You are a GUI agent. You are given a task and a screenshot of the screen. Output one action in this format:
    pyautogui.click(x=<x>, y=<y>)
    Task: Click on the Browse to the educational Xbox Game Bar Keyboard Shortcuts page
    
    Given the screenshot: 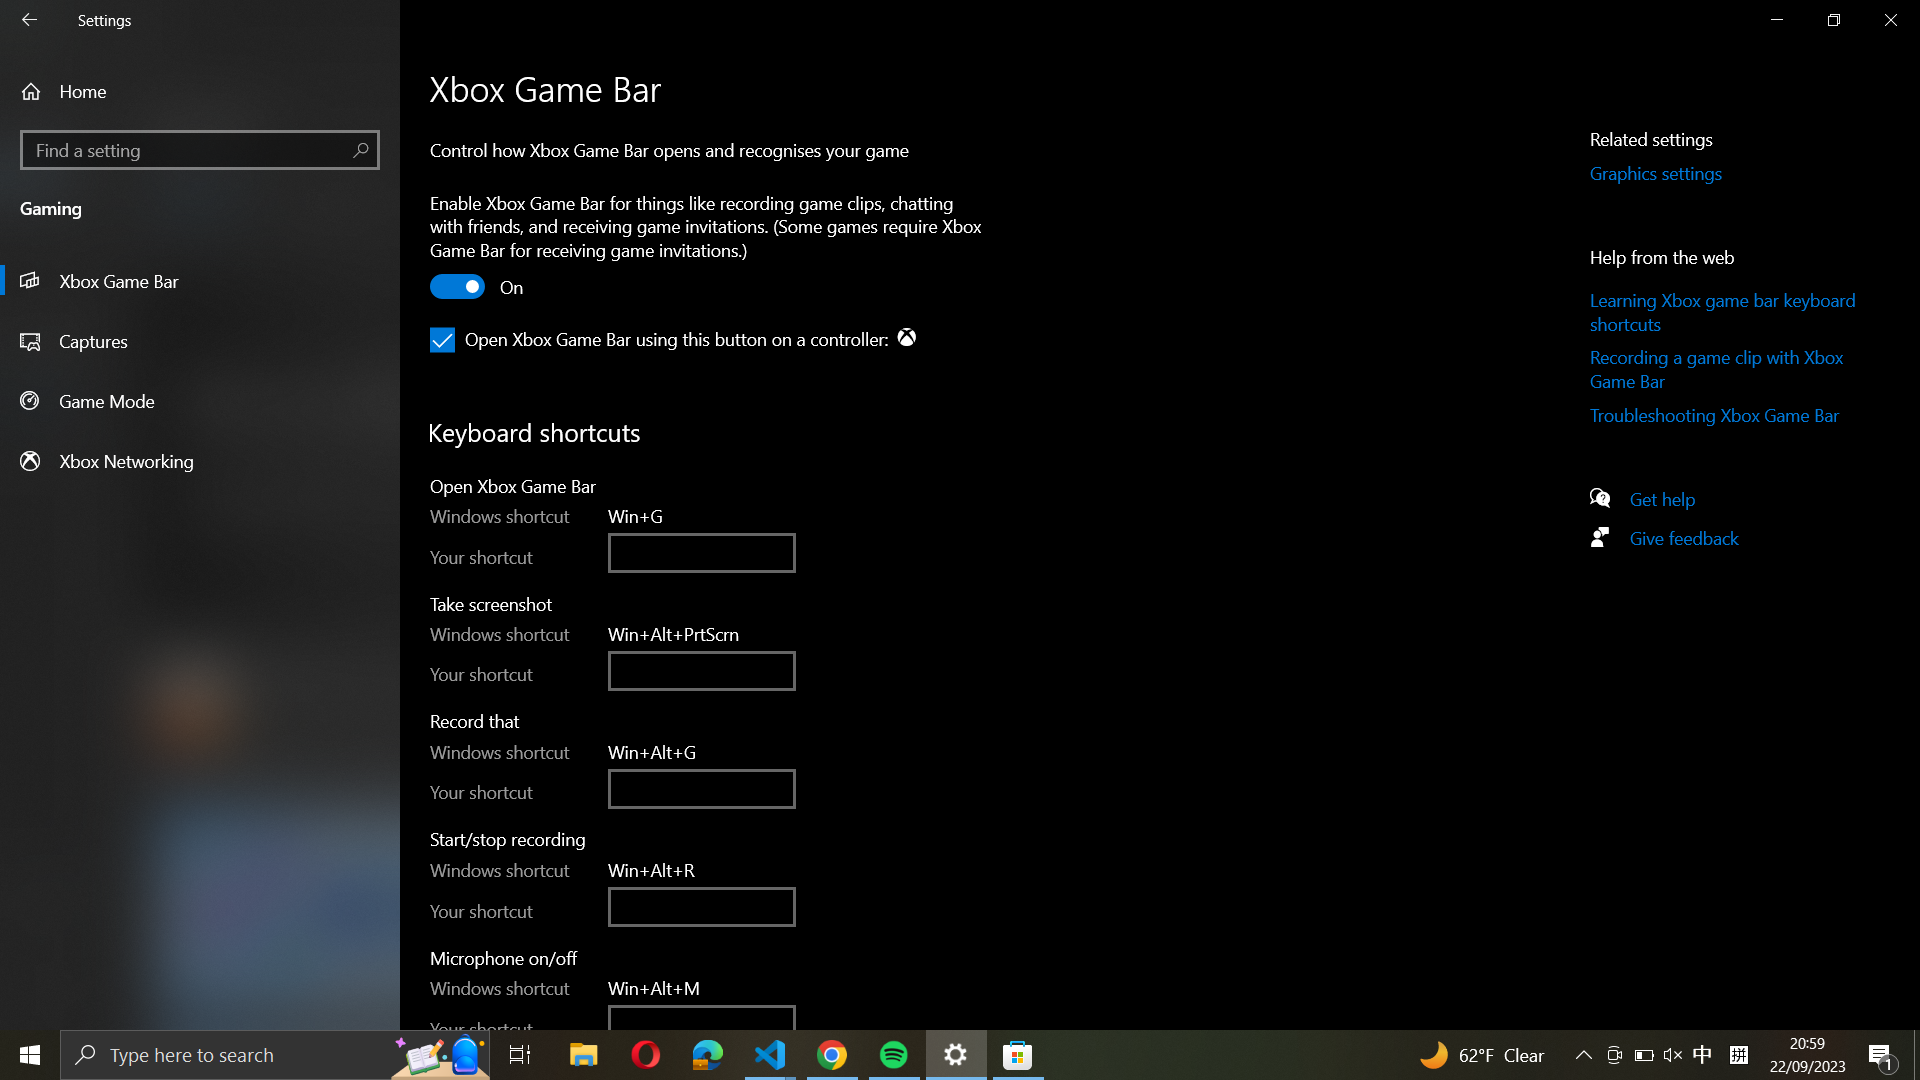 What is the action you would take?
    pyautogui.click(x=1725, y=312)
    